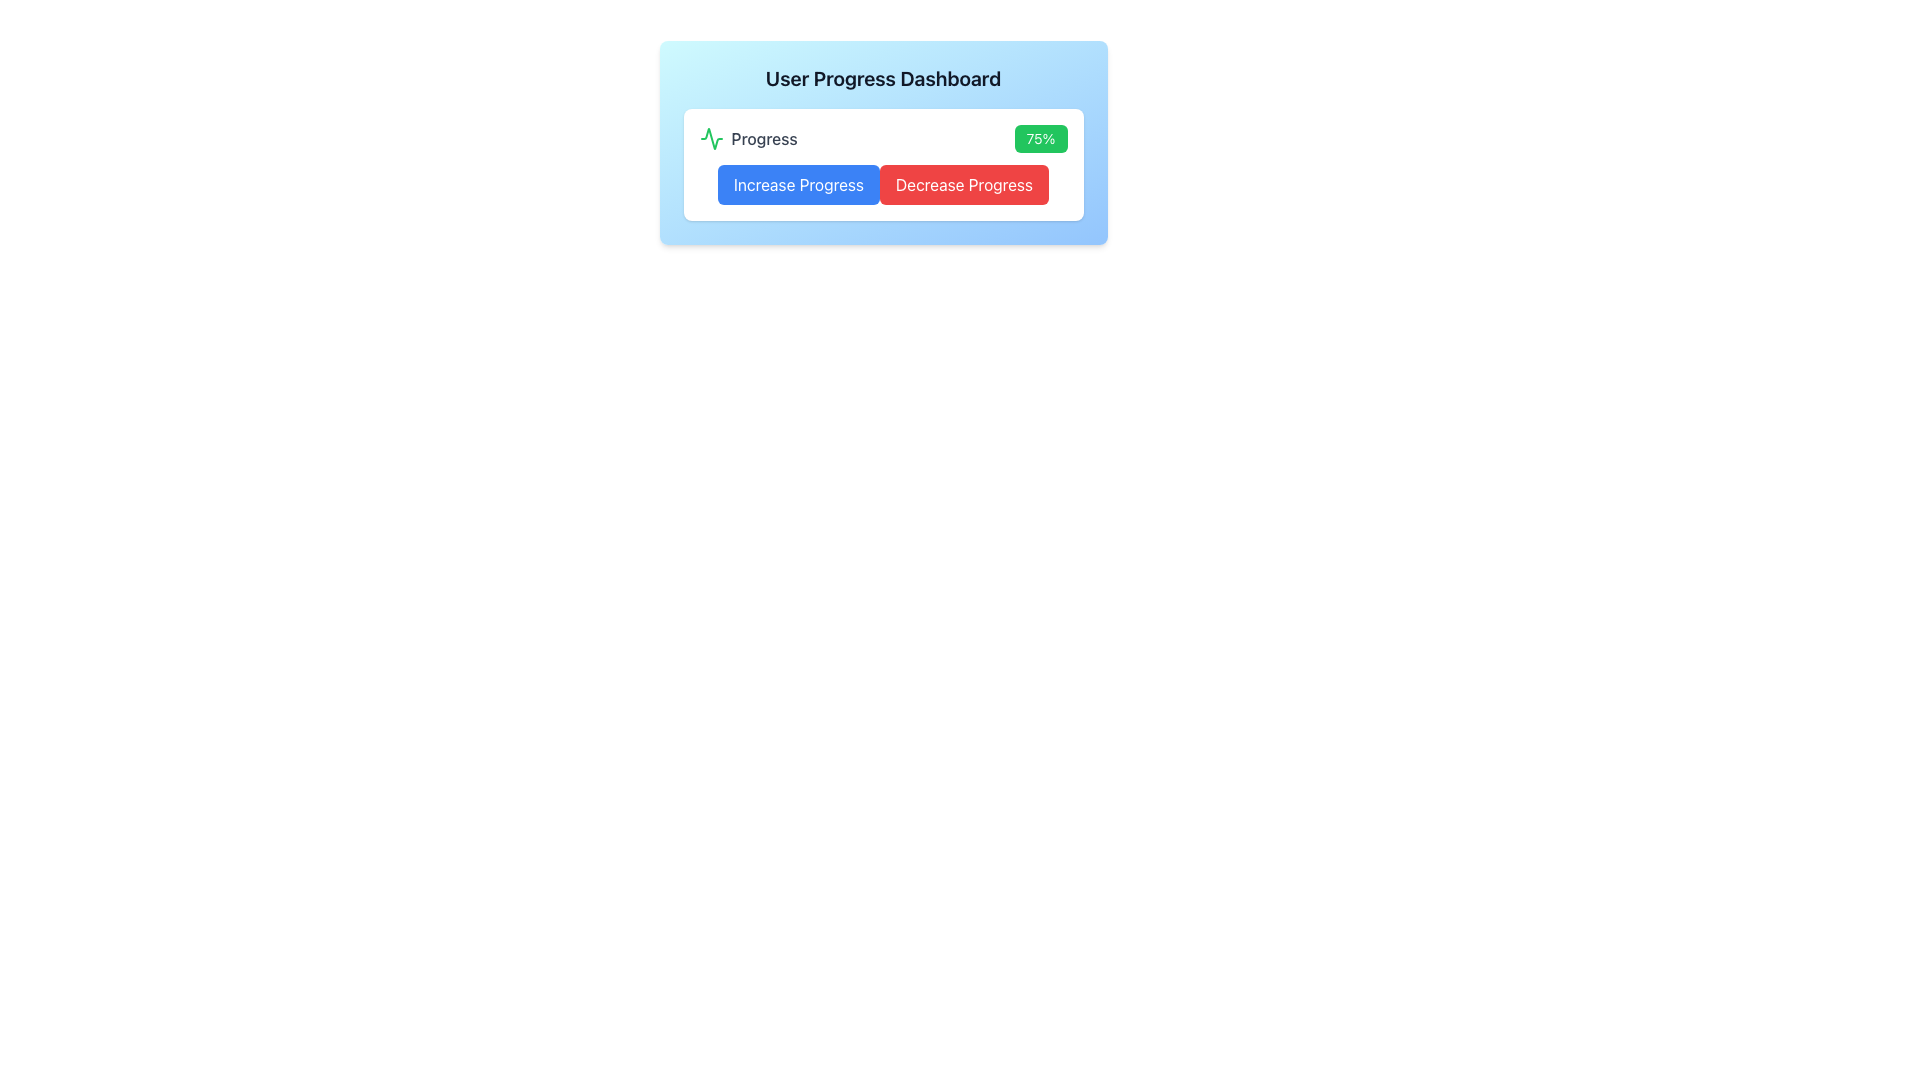  What do you see at coordinates (1040, 137) in the screenshot?
I see `text content of the Badge displaying the percentage value for progress, located to the far right of the progress section and labeled 'Progress' to its left` at bounding box center [1040, 137].